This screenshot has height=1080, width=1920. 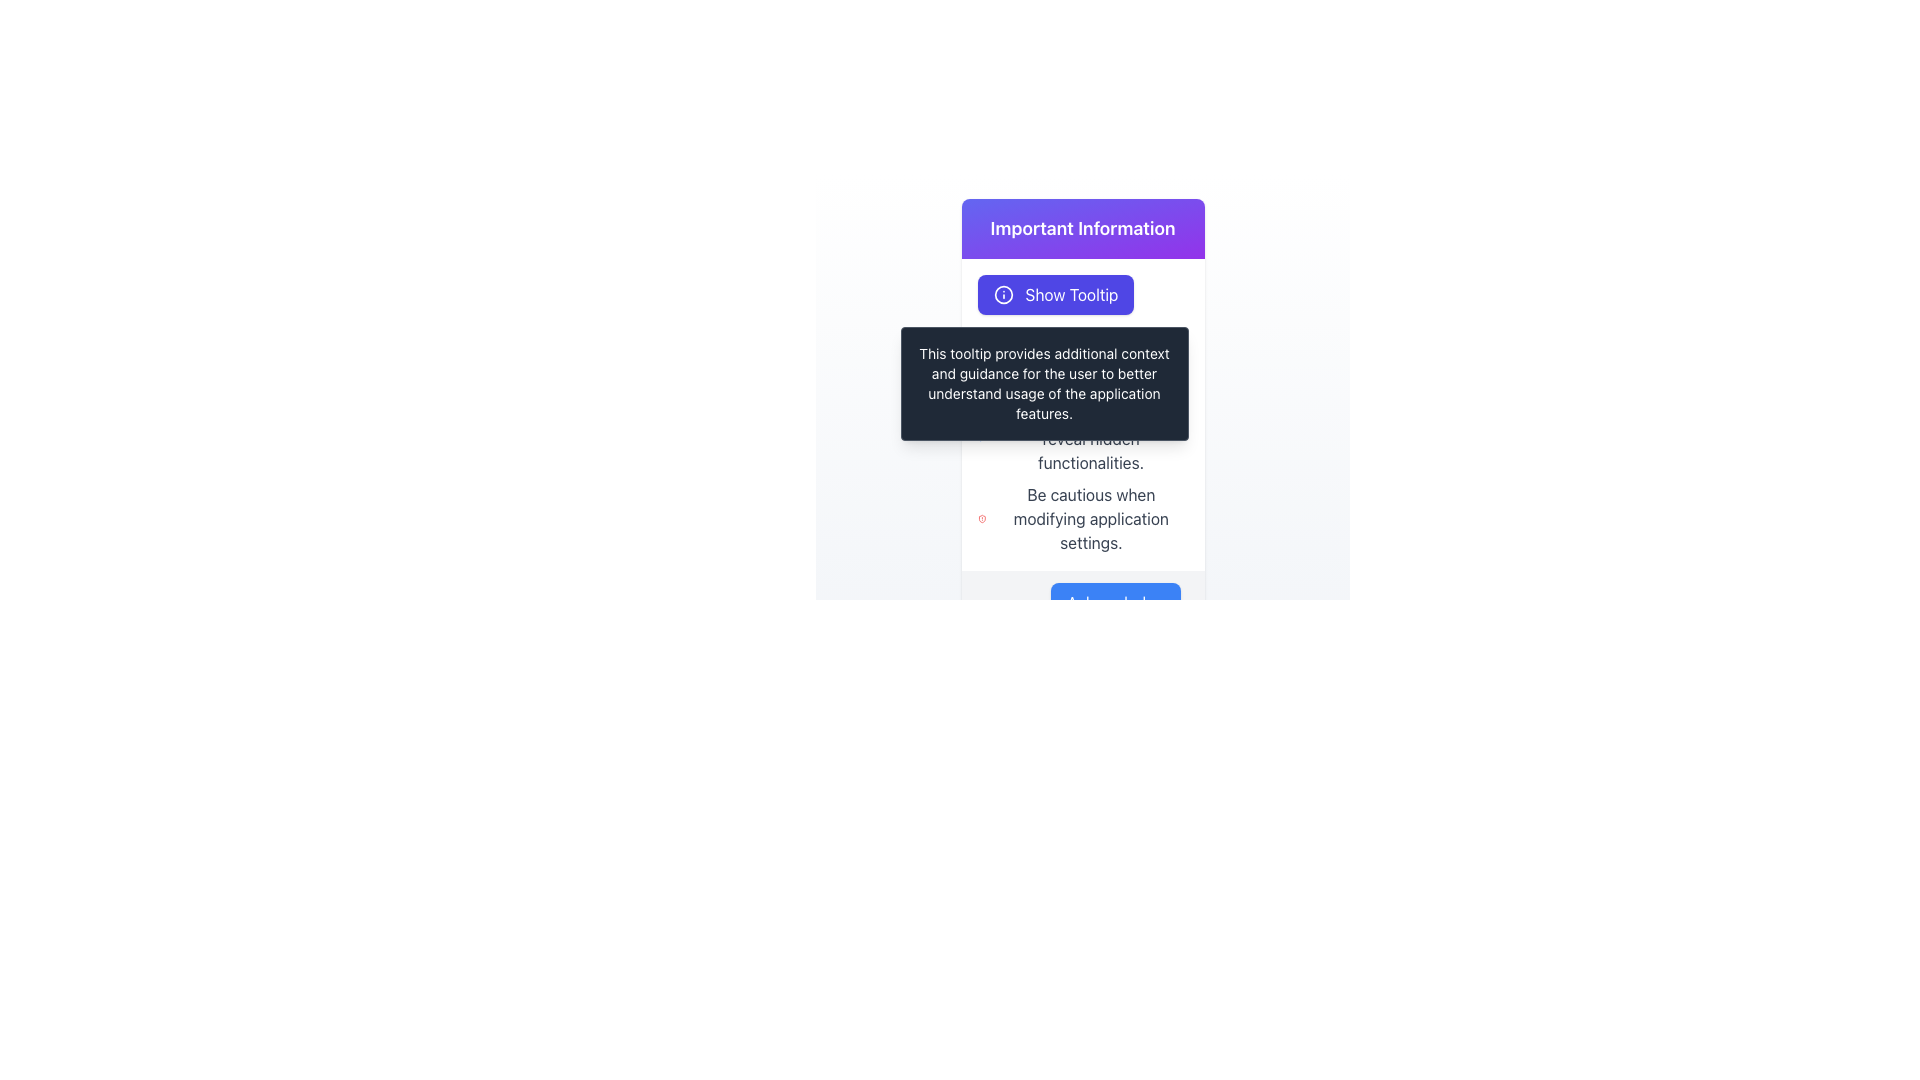 I want to click on the rectangular button with rounded corners, purple background, and white text that reads 'Show Tooltip', located centrally below the 'Important Information' section, so click(x=1055, y=294).